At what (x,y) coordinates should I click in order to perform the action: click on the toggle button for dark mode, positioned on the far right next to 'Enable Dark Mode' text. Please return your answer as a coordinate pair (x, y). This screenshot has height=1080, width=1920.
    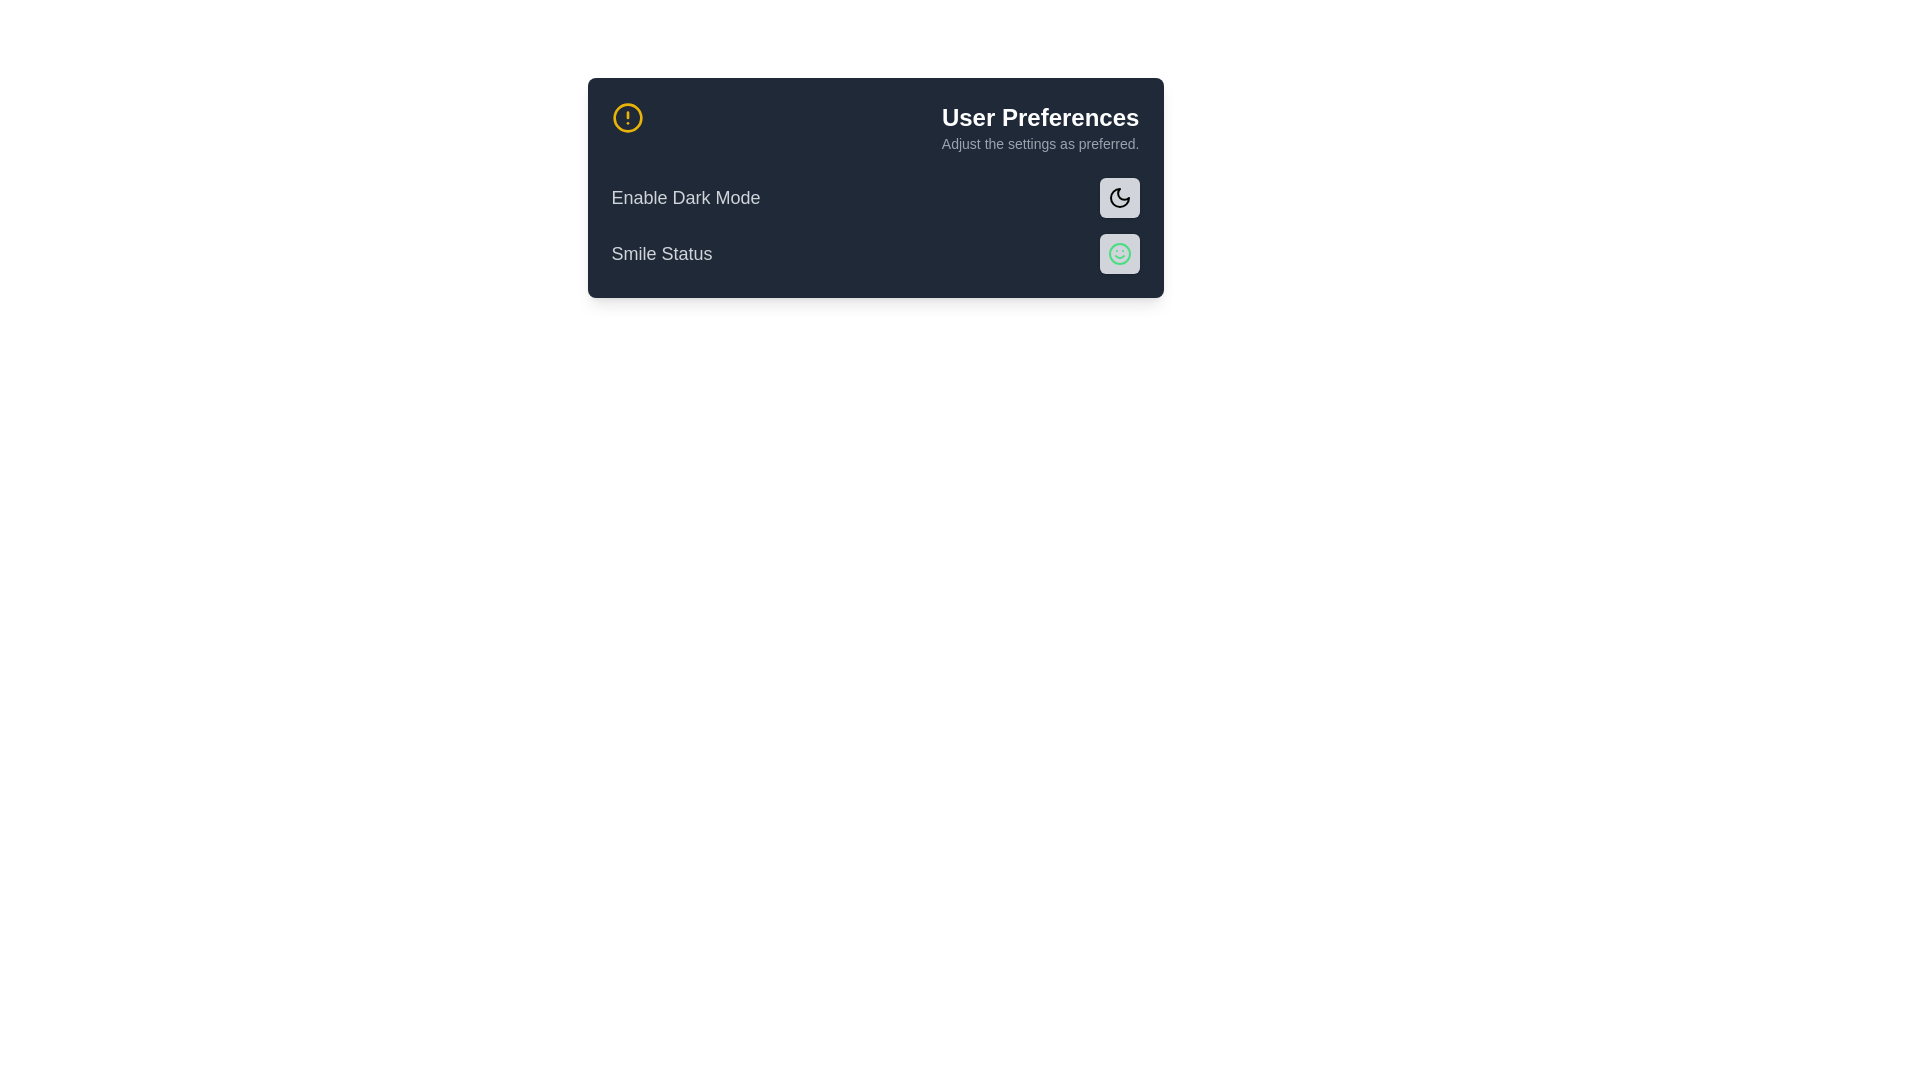
    Looking at the image, I should click on (1118, 197).